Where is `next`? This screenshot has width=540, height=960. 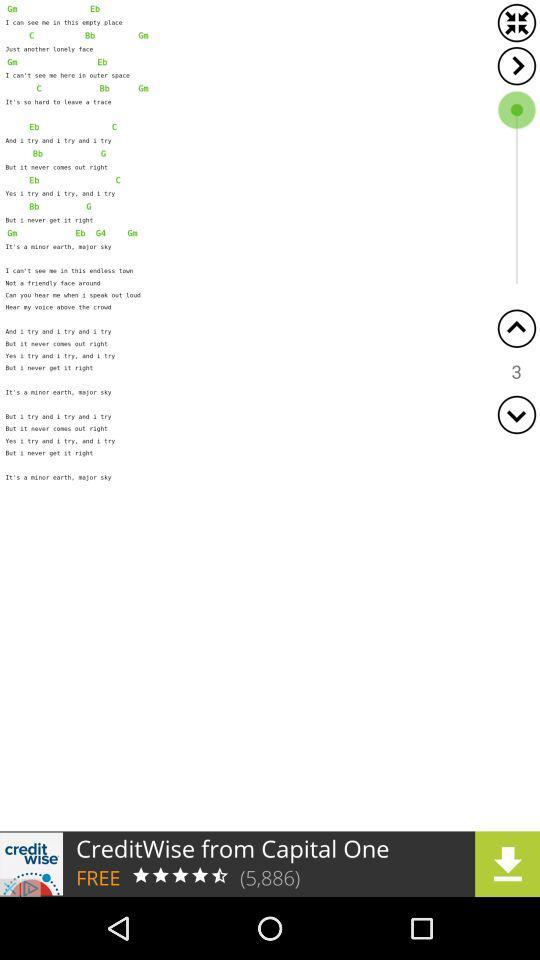
next is located at coordinates (516, 66).